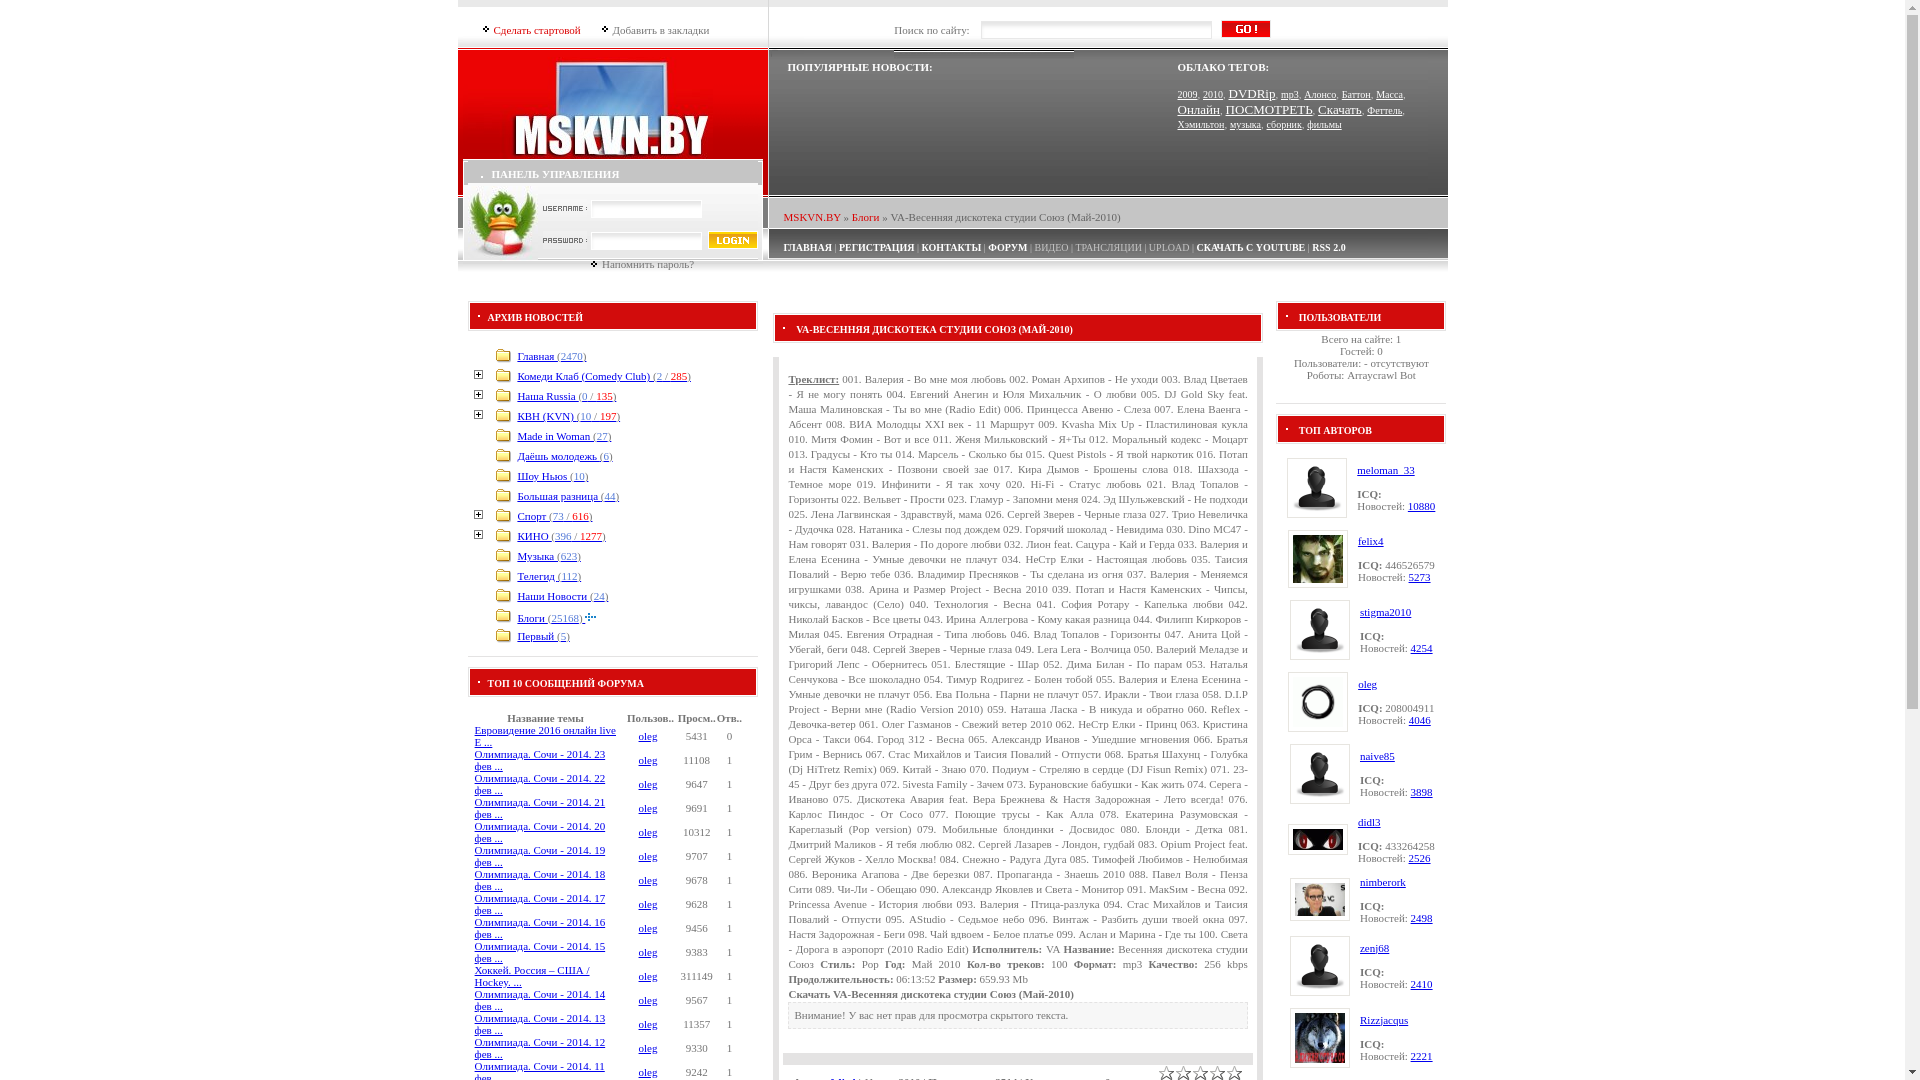  Describe the element at coordinates (648, 1047) in the screenshot. I see `'oleg'` at that location.